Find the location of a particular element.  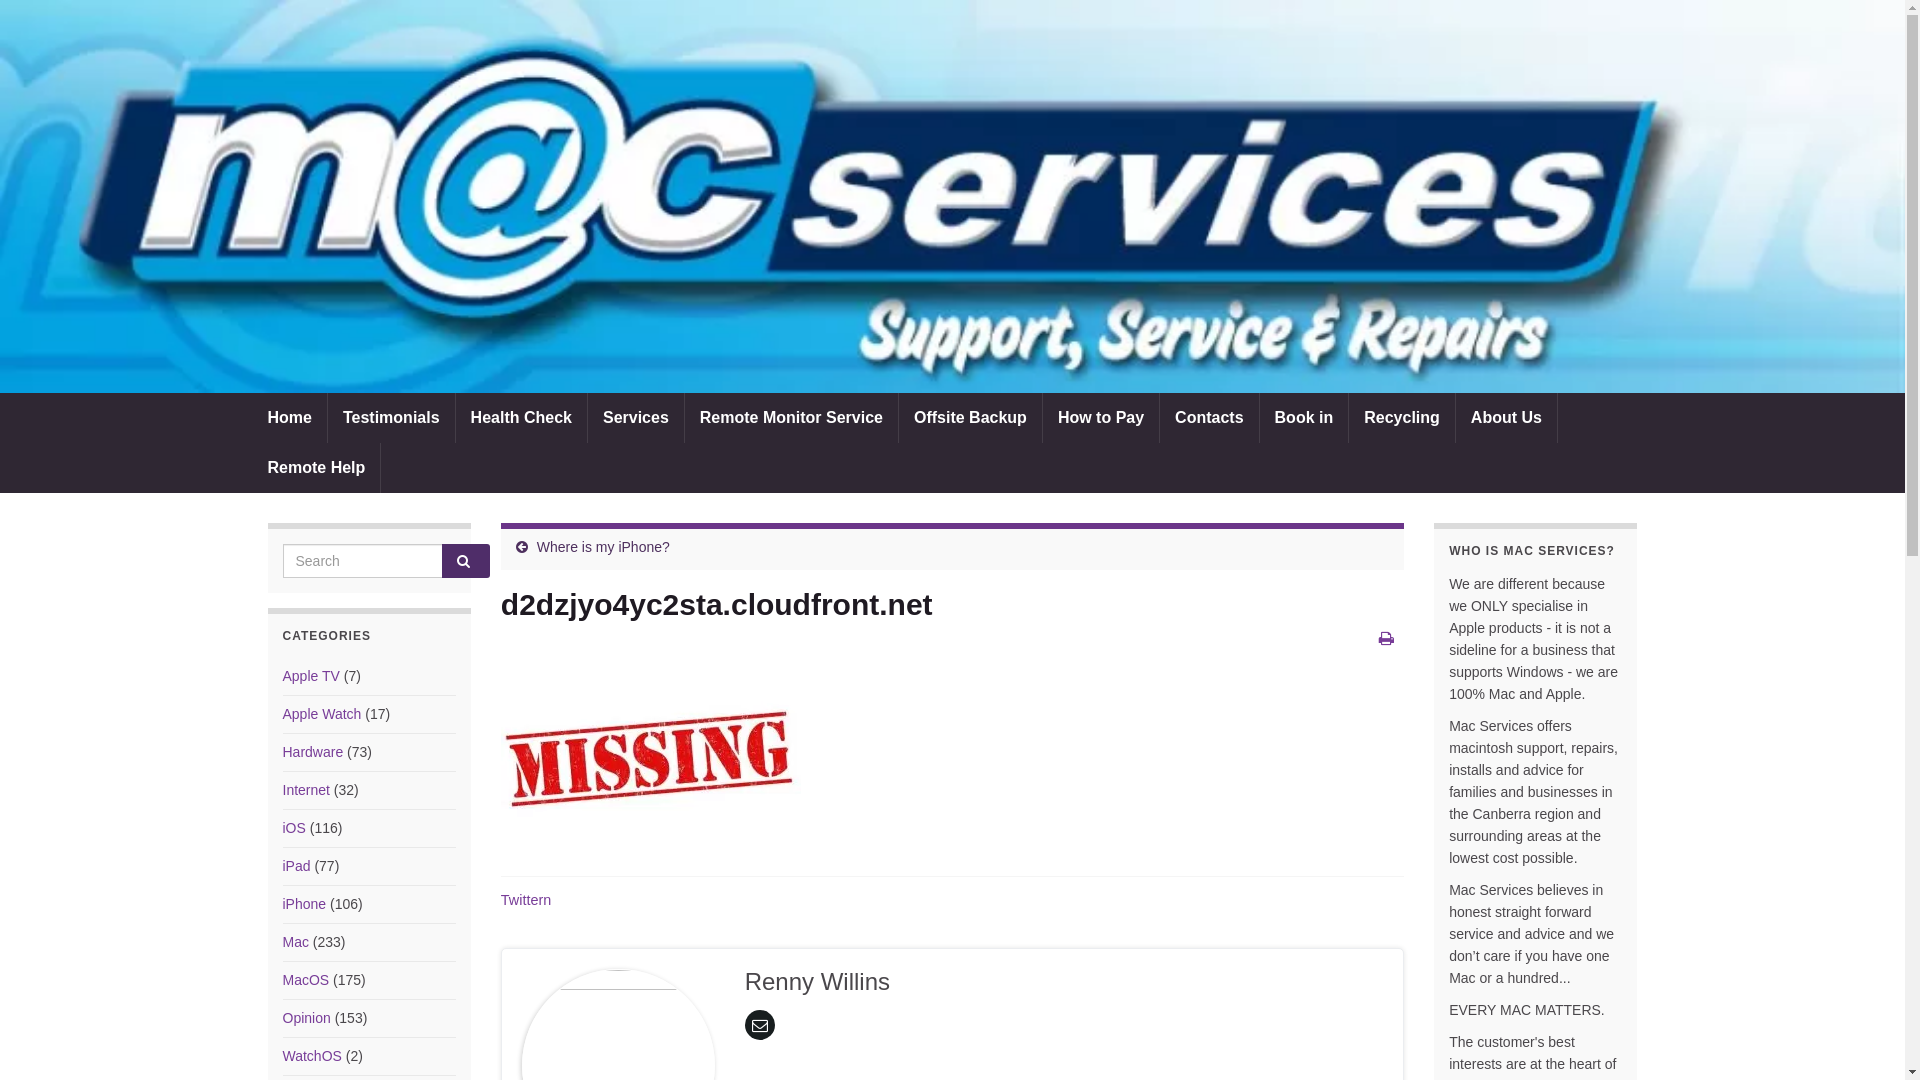

'Offsite Backup' is located at coordinates (970, 416).